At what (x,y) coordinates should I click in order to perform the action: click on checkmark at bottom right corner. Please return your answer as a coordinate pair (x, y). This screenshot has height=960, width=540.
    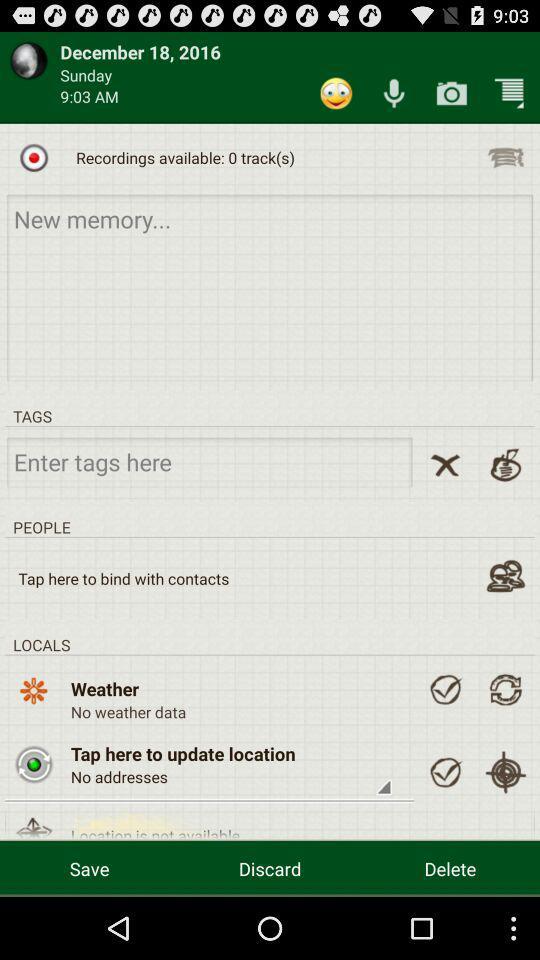
    Looking at the image, I should click on (445, 771).